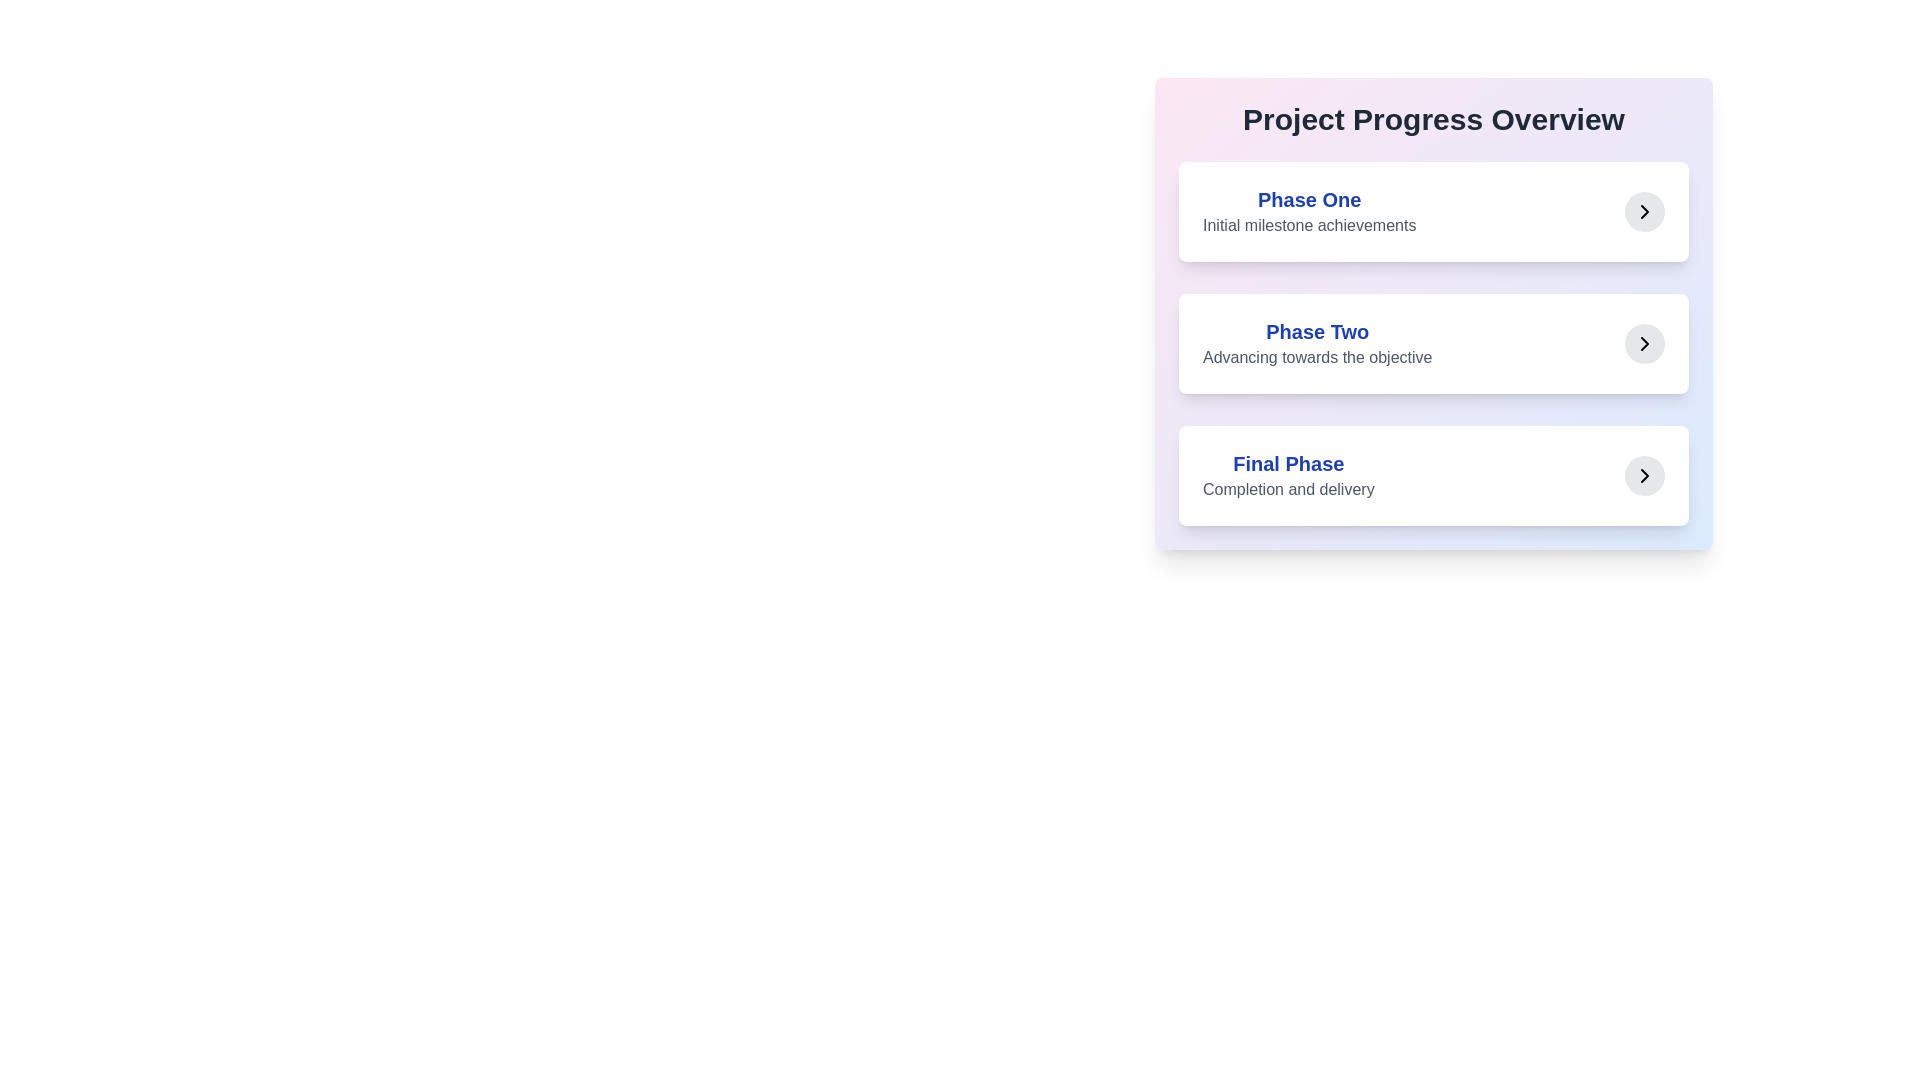  I want to click on the Icon Button (Chevron Arrow) located on the right side of the row labeled 'Phase Two', so click(1645, 342).